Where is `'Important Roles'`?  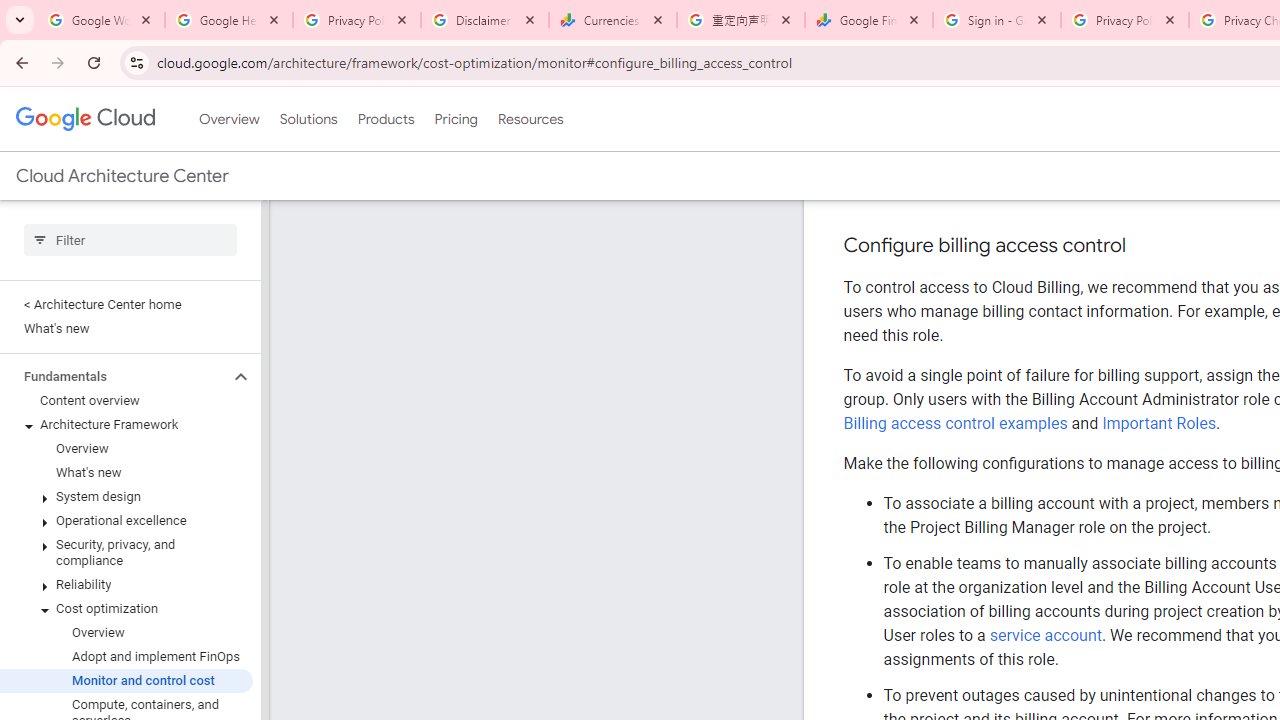
'Important Roles' is located at coordinates (1159, 422).